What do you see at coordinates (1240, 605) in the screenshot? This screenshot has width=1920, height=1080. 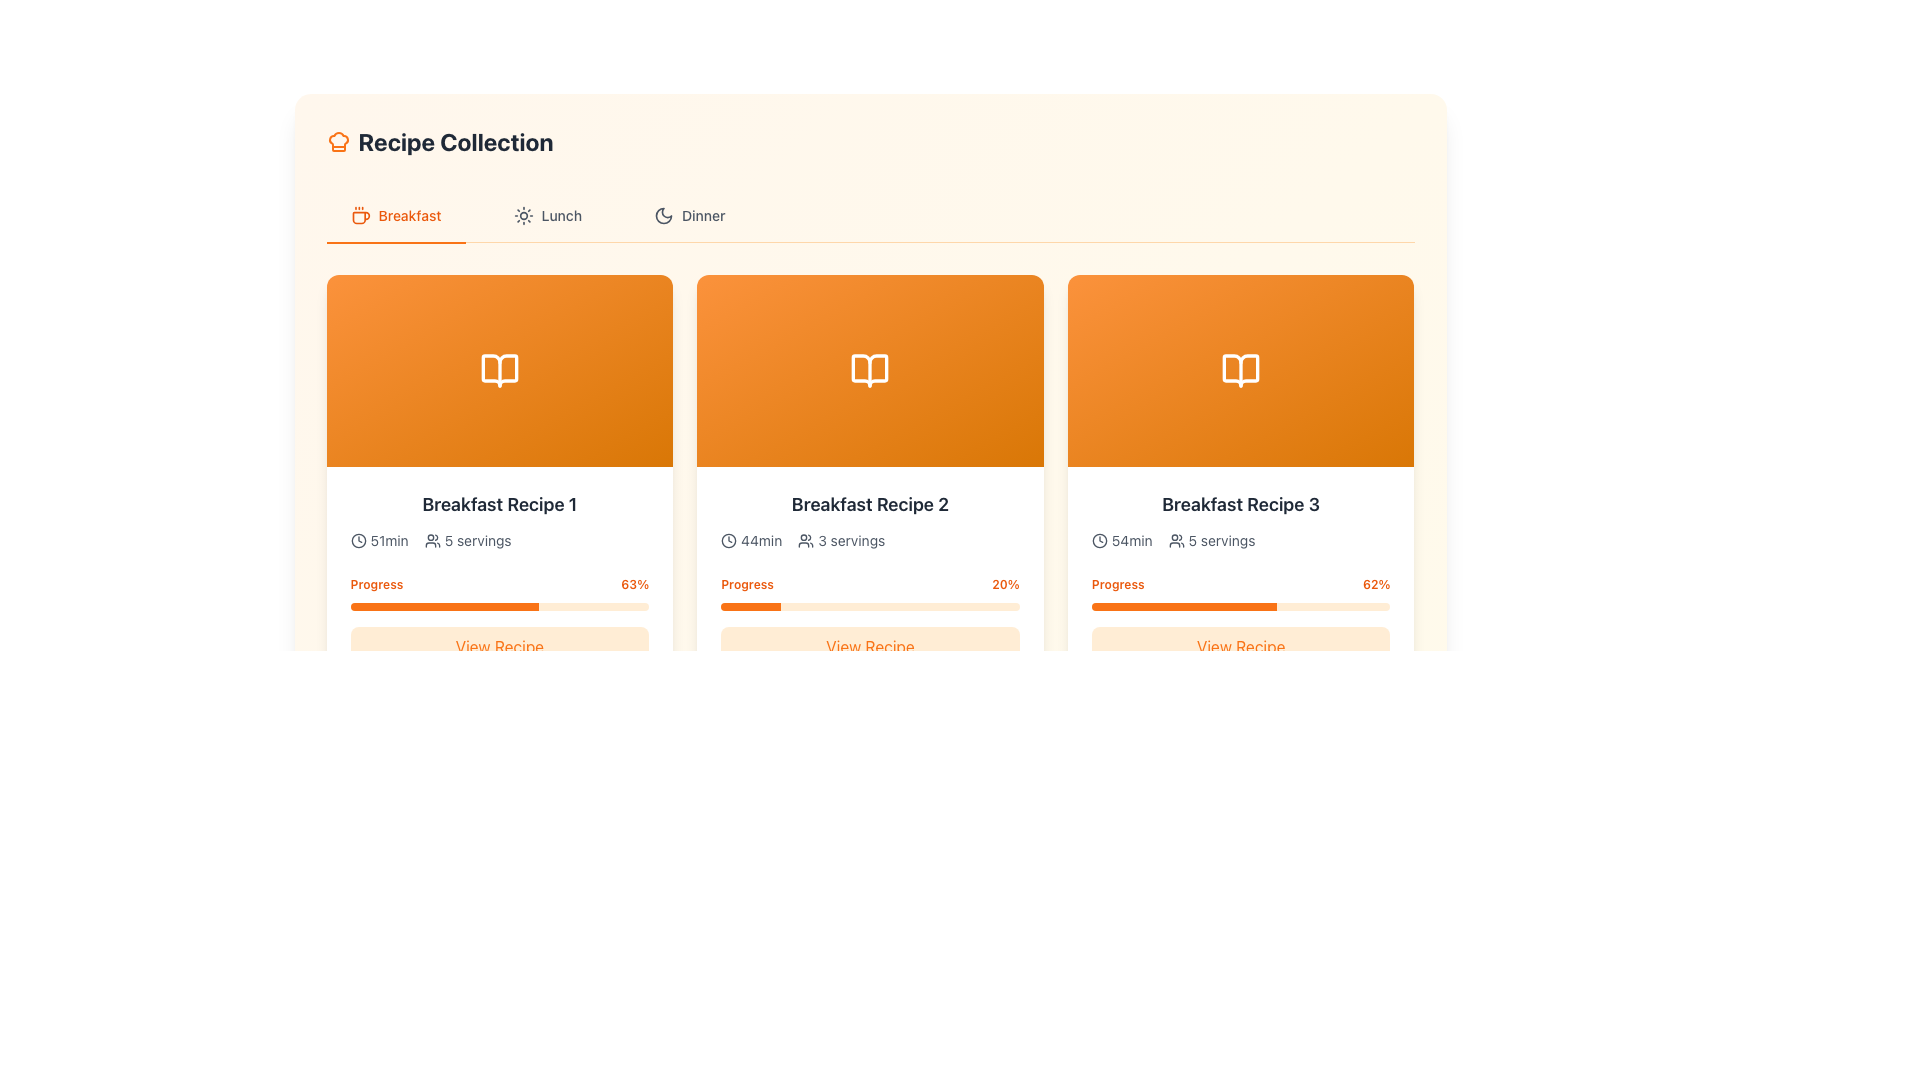 I see `the Progress Bar indicating 62% completion for 'Breakfast Recipe 3' located under the 'Progress' label and above the 'View Recipe' button in the third recipe card` at bounding box center [1240, 605].